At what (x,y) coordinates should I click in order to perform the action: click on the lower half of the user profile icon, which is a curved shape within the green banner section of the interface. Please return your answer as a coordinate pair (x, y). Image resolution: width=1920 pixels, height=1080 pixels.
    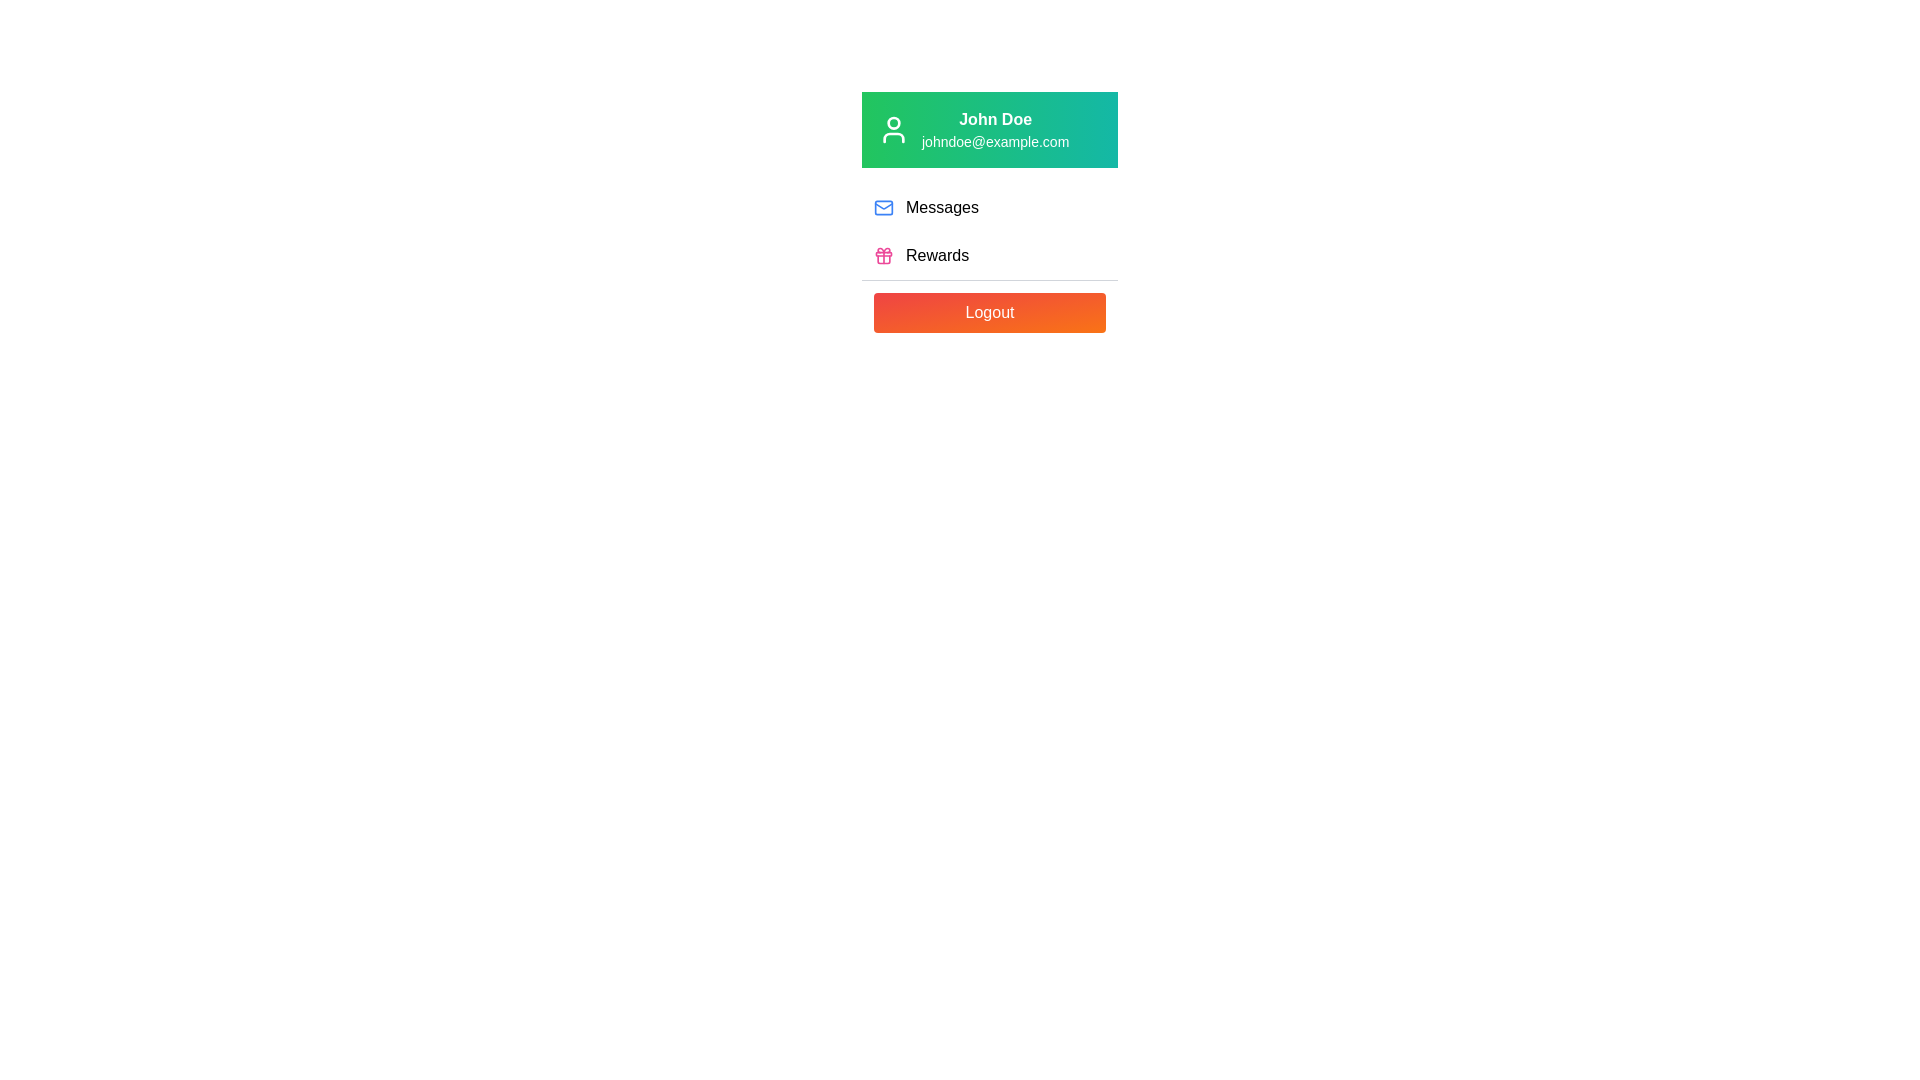
    Looking at the image, I should click on (892, 137).